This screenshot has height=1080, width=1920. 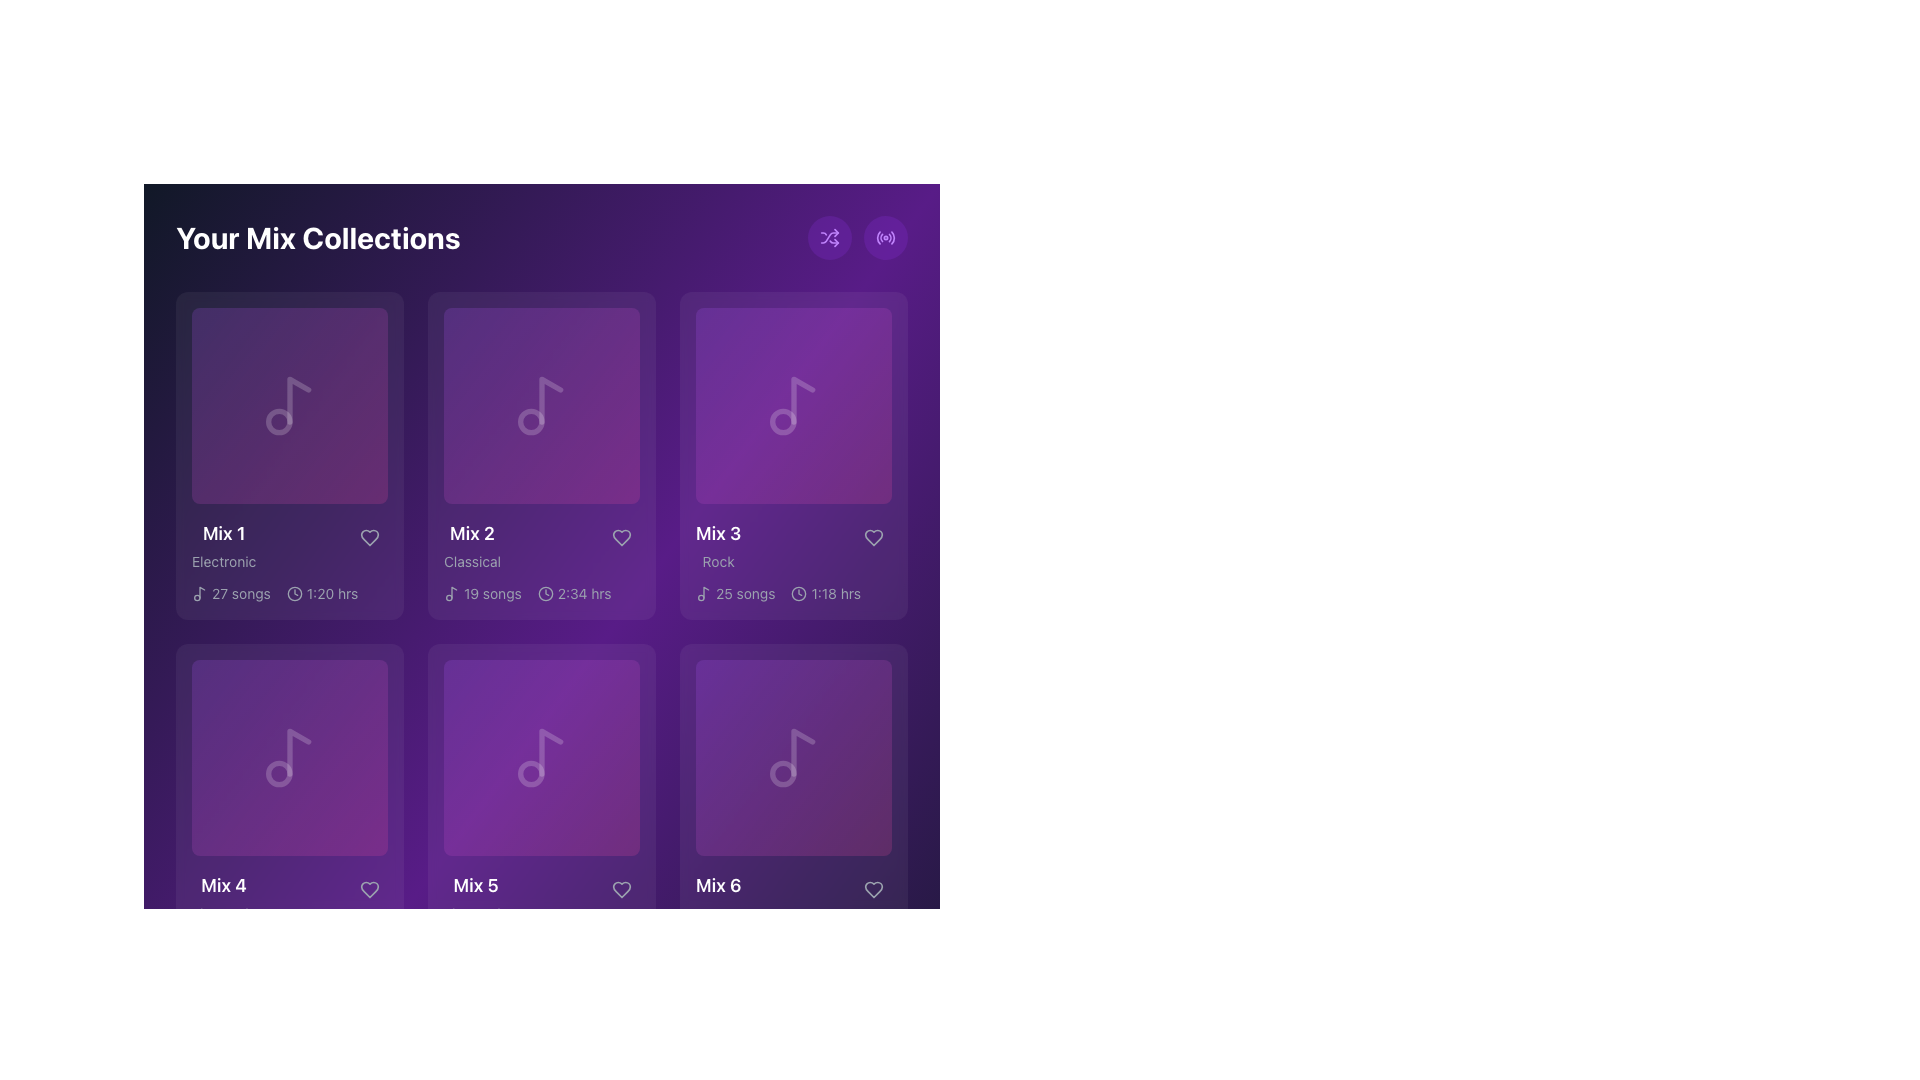 What do you see at coordinates (792, 758) in the screenshot?
I see `the music note icon, which has a circular base and a stem extending upward, located in the sixth mix card in the bottom-right corner of the collection area` at bounding box center [792, 758].